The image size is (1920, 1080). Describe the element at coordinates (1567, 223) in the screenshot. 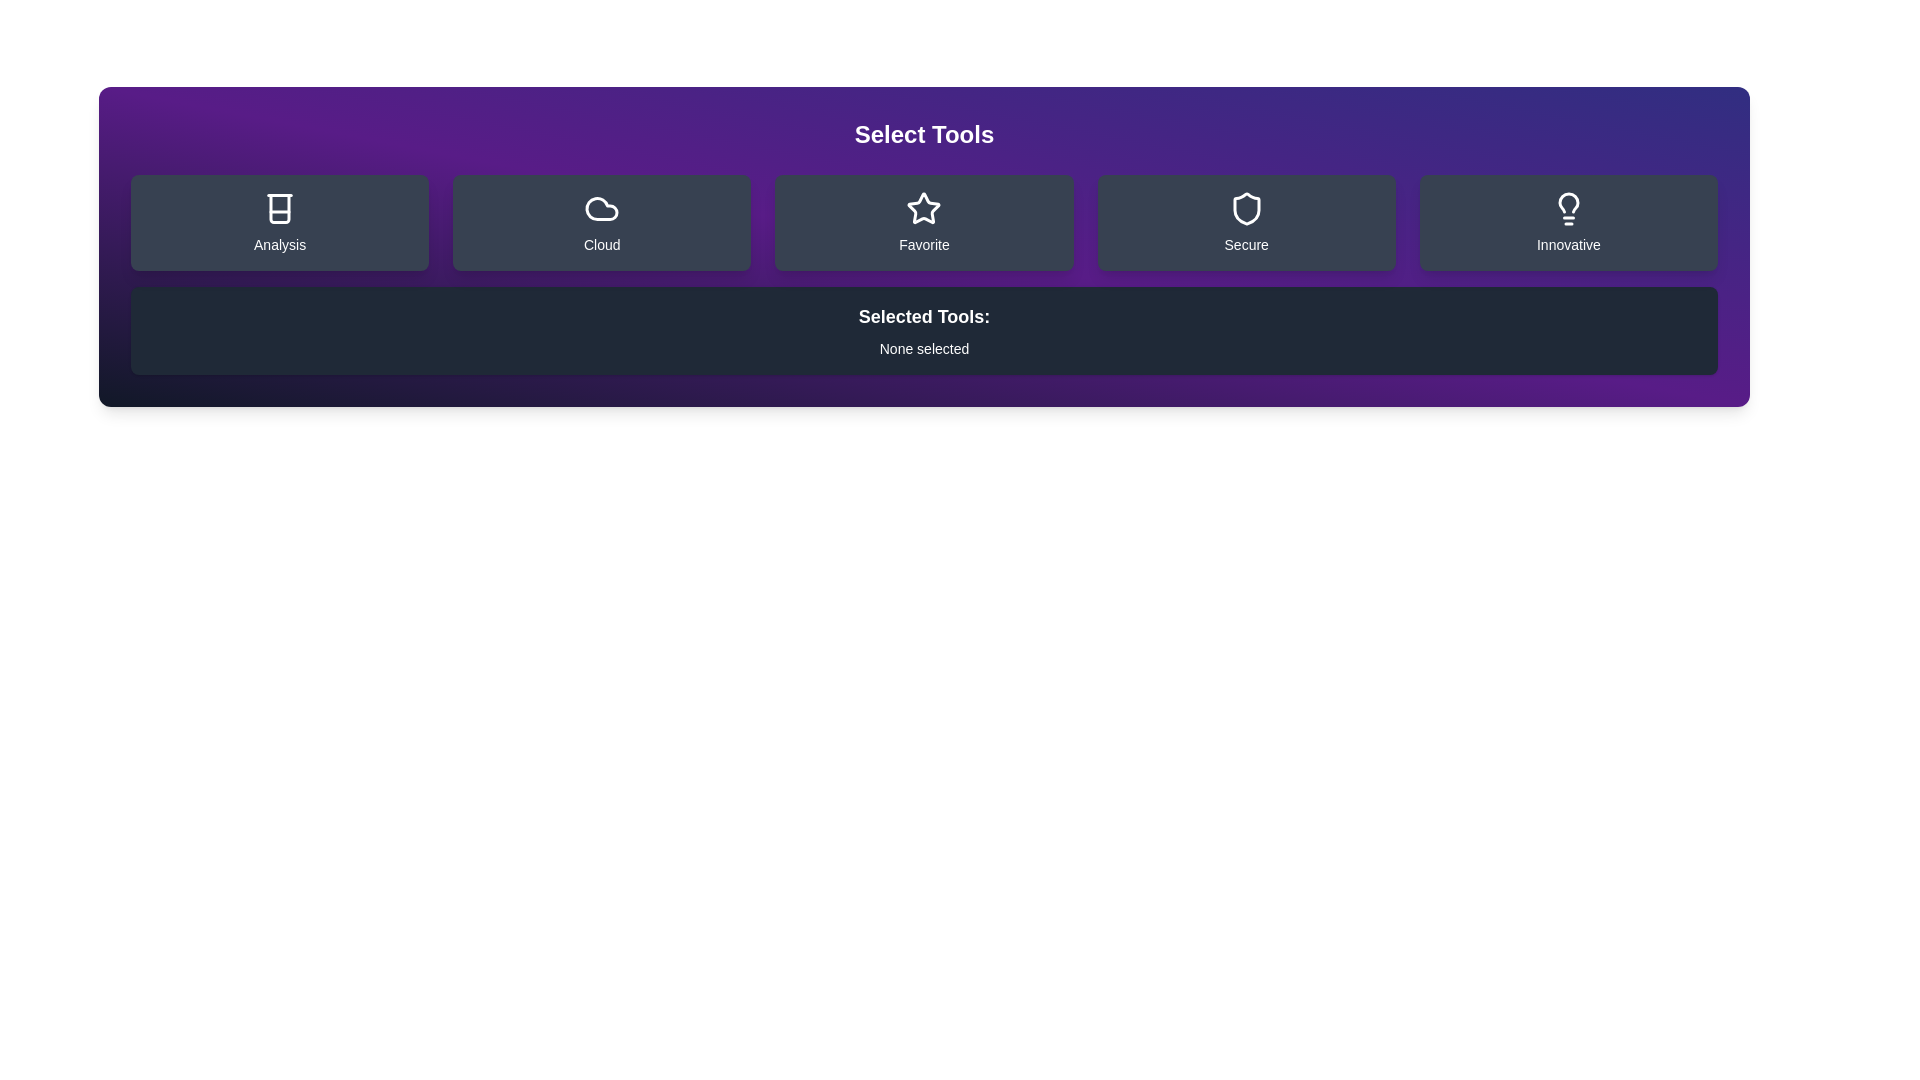

I see `the 'Innovative' button, which is the last button in a row of five` at that location.